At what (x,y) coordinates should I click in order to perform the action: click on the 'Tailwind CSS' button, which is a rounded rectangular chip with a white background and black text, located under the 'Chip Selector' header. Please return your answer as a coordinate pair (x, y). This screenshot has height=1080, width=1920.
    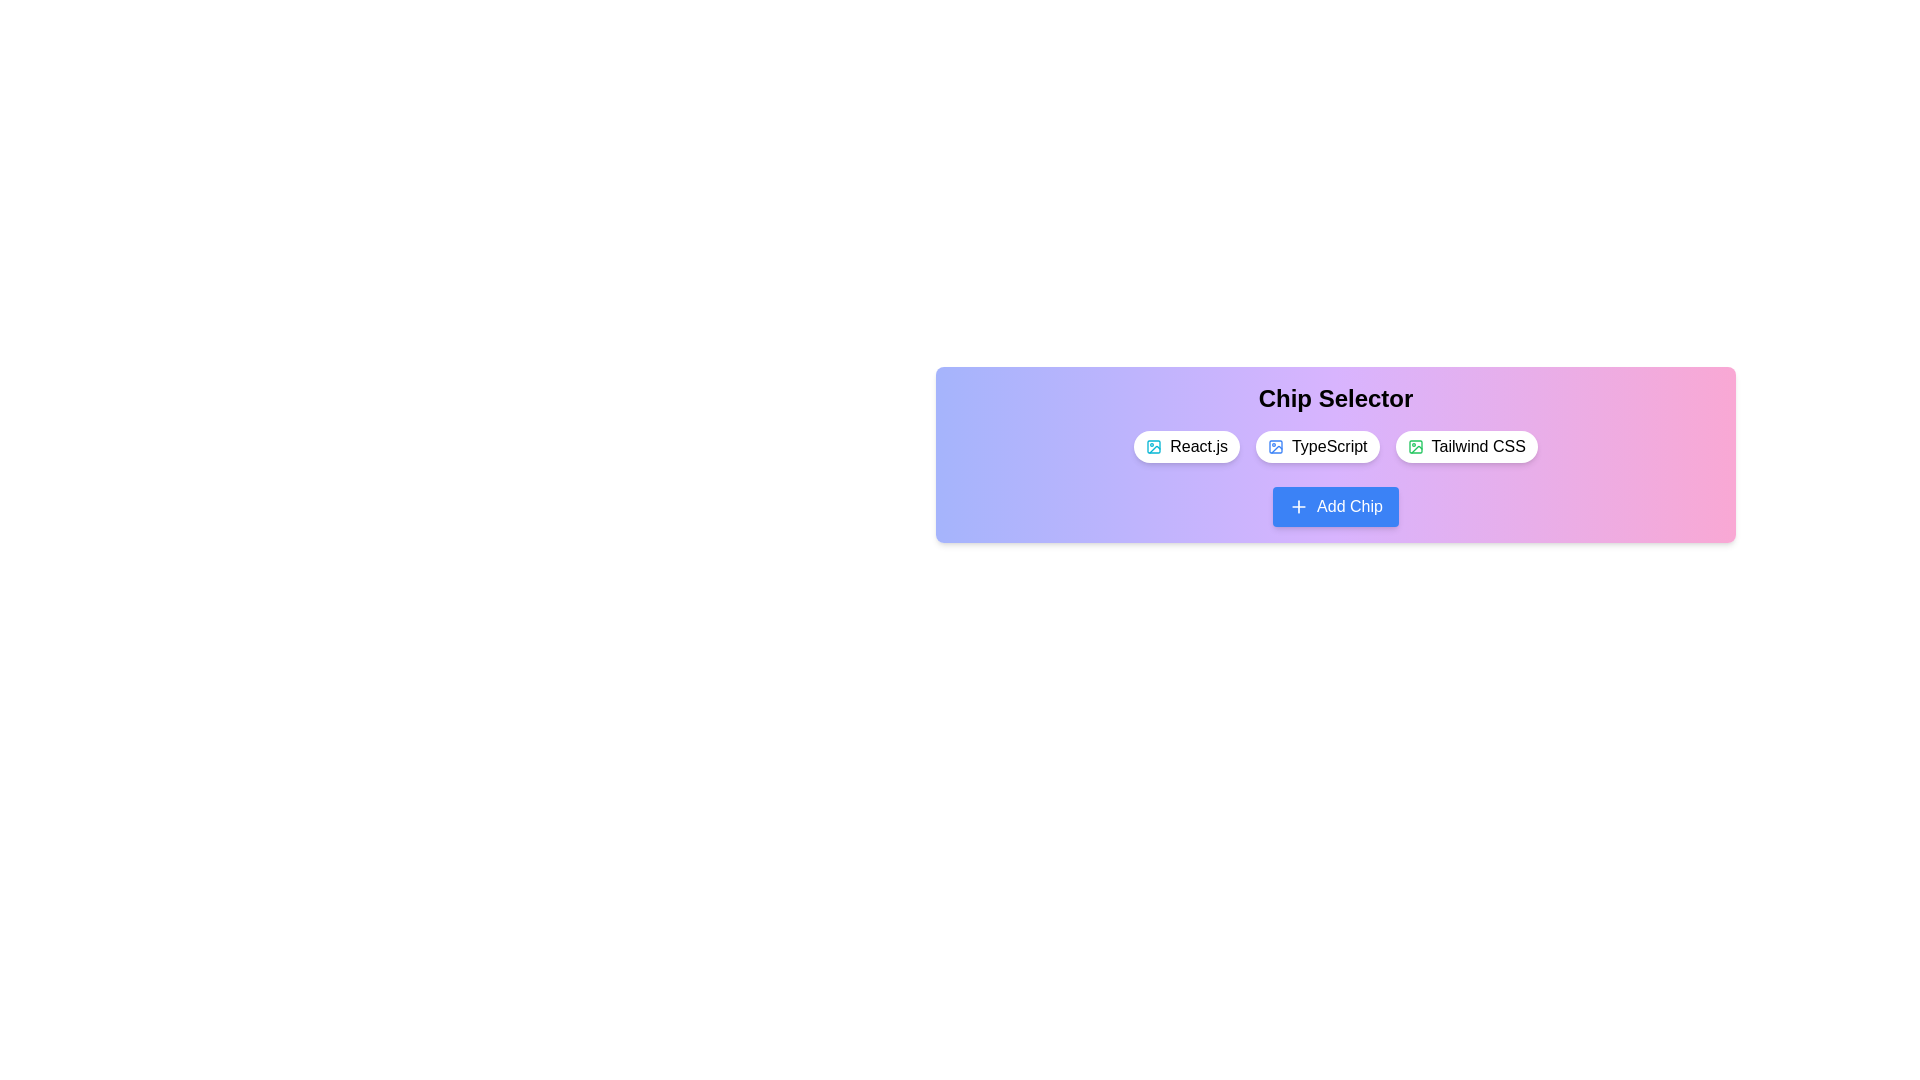
    Looking at the image, I should click on (1466, 446).